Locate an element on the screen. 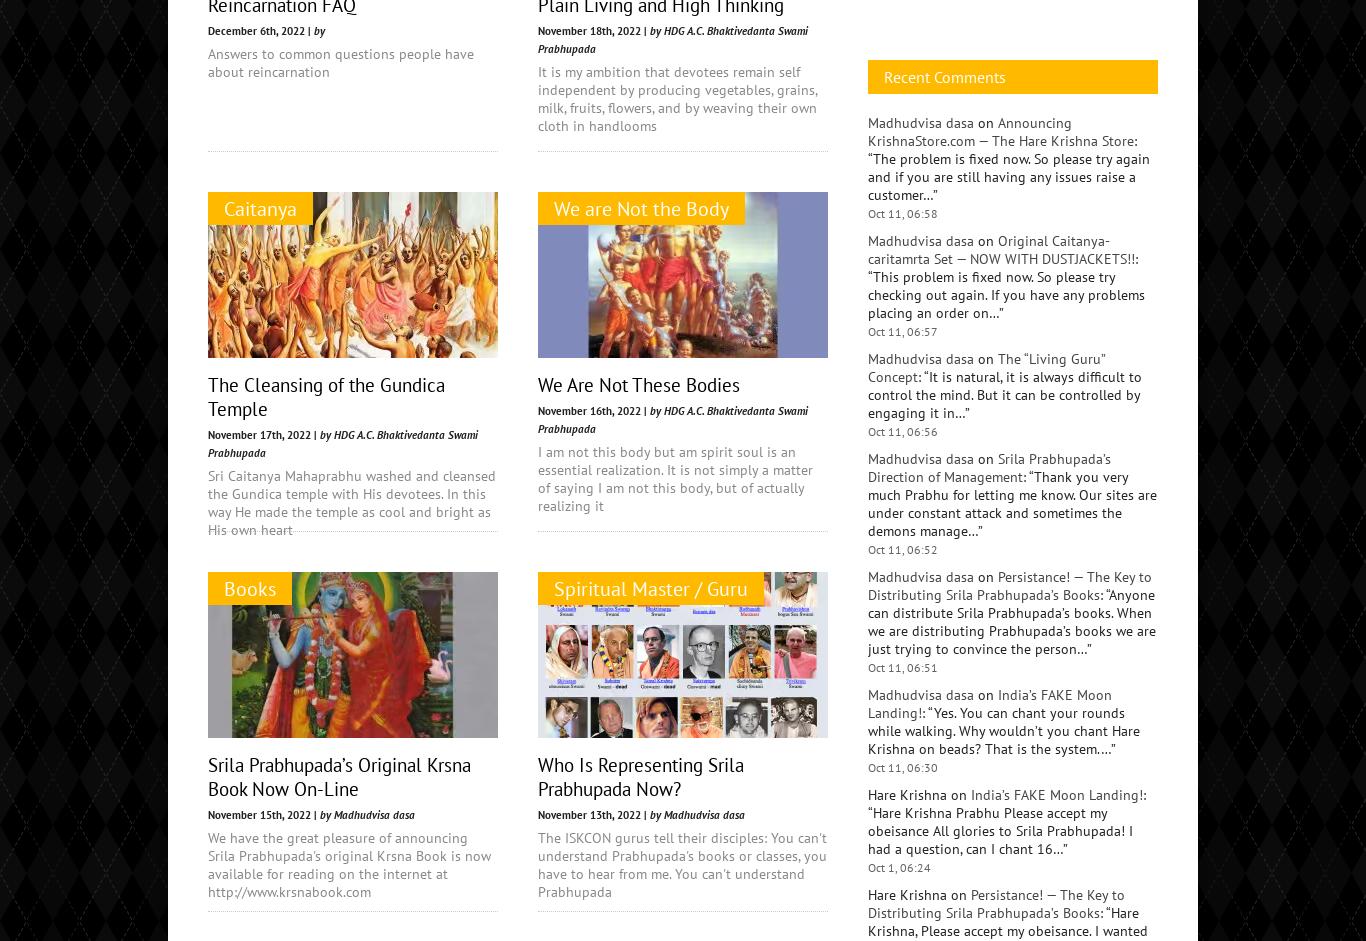  'Yoga' is located at coordinates (914, 113).